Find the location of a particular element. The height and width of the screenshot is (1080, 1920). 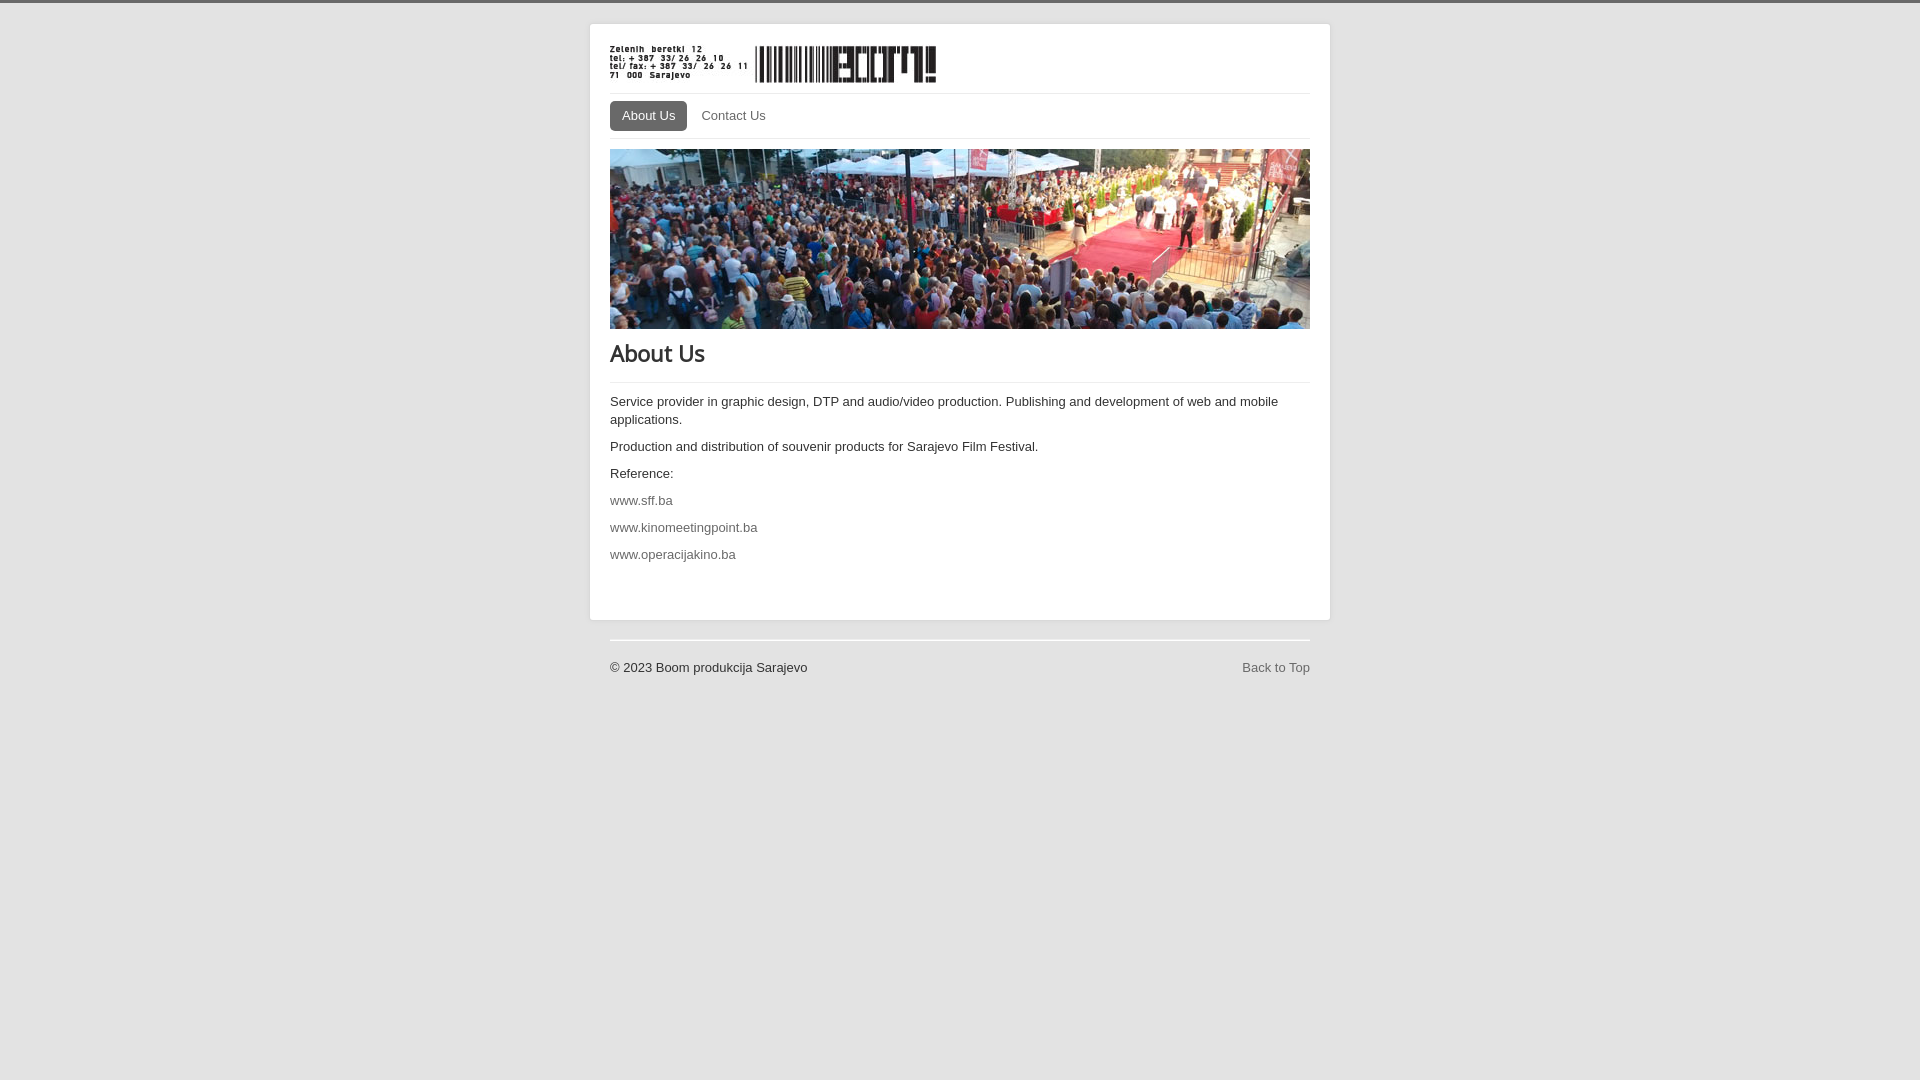

'About Us' is located at coordinates (648, 115).